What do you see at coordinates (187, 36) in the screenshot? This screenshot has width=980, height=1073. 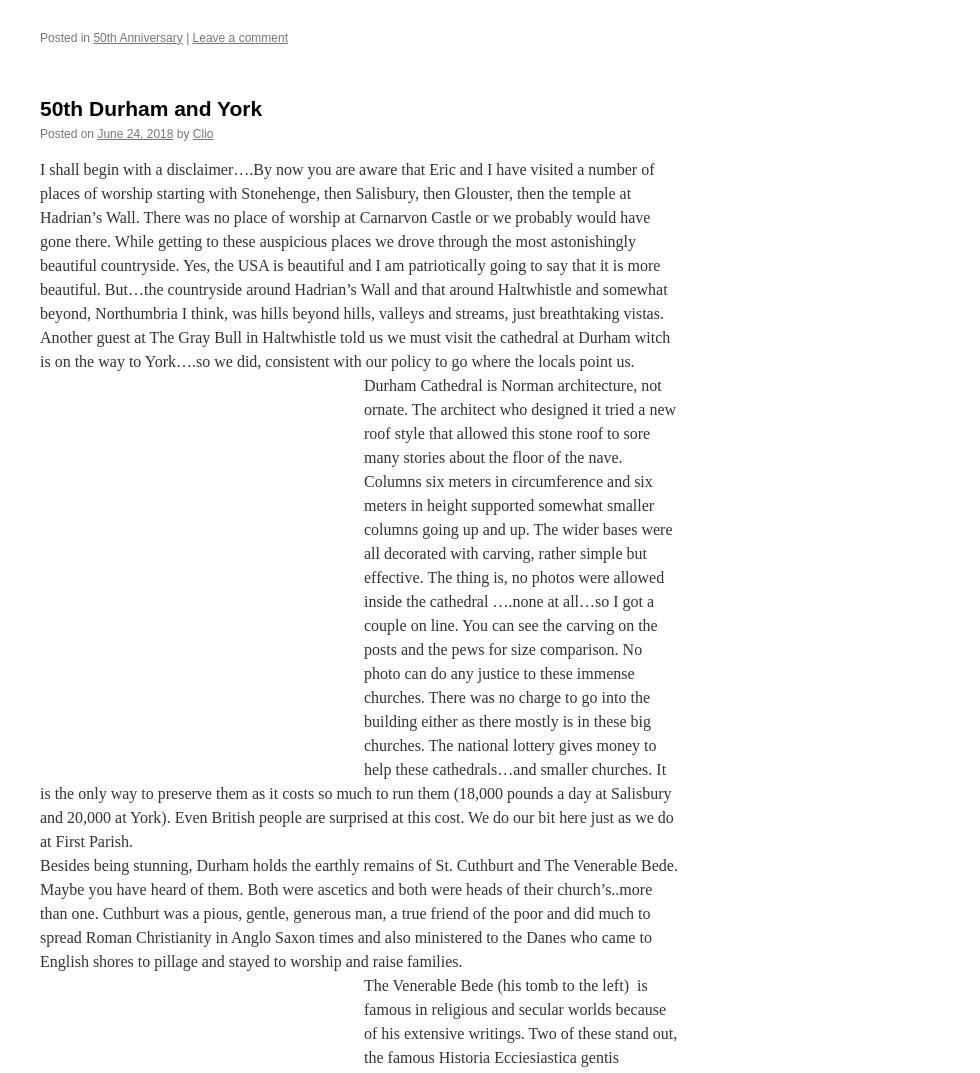 I see `'|'` at bounding box center [187, 36].